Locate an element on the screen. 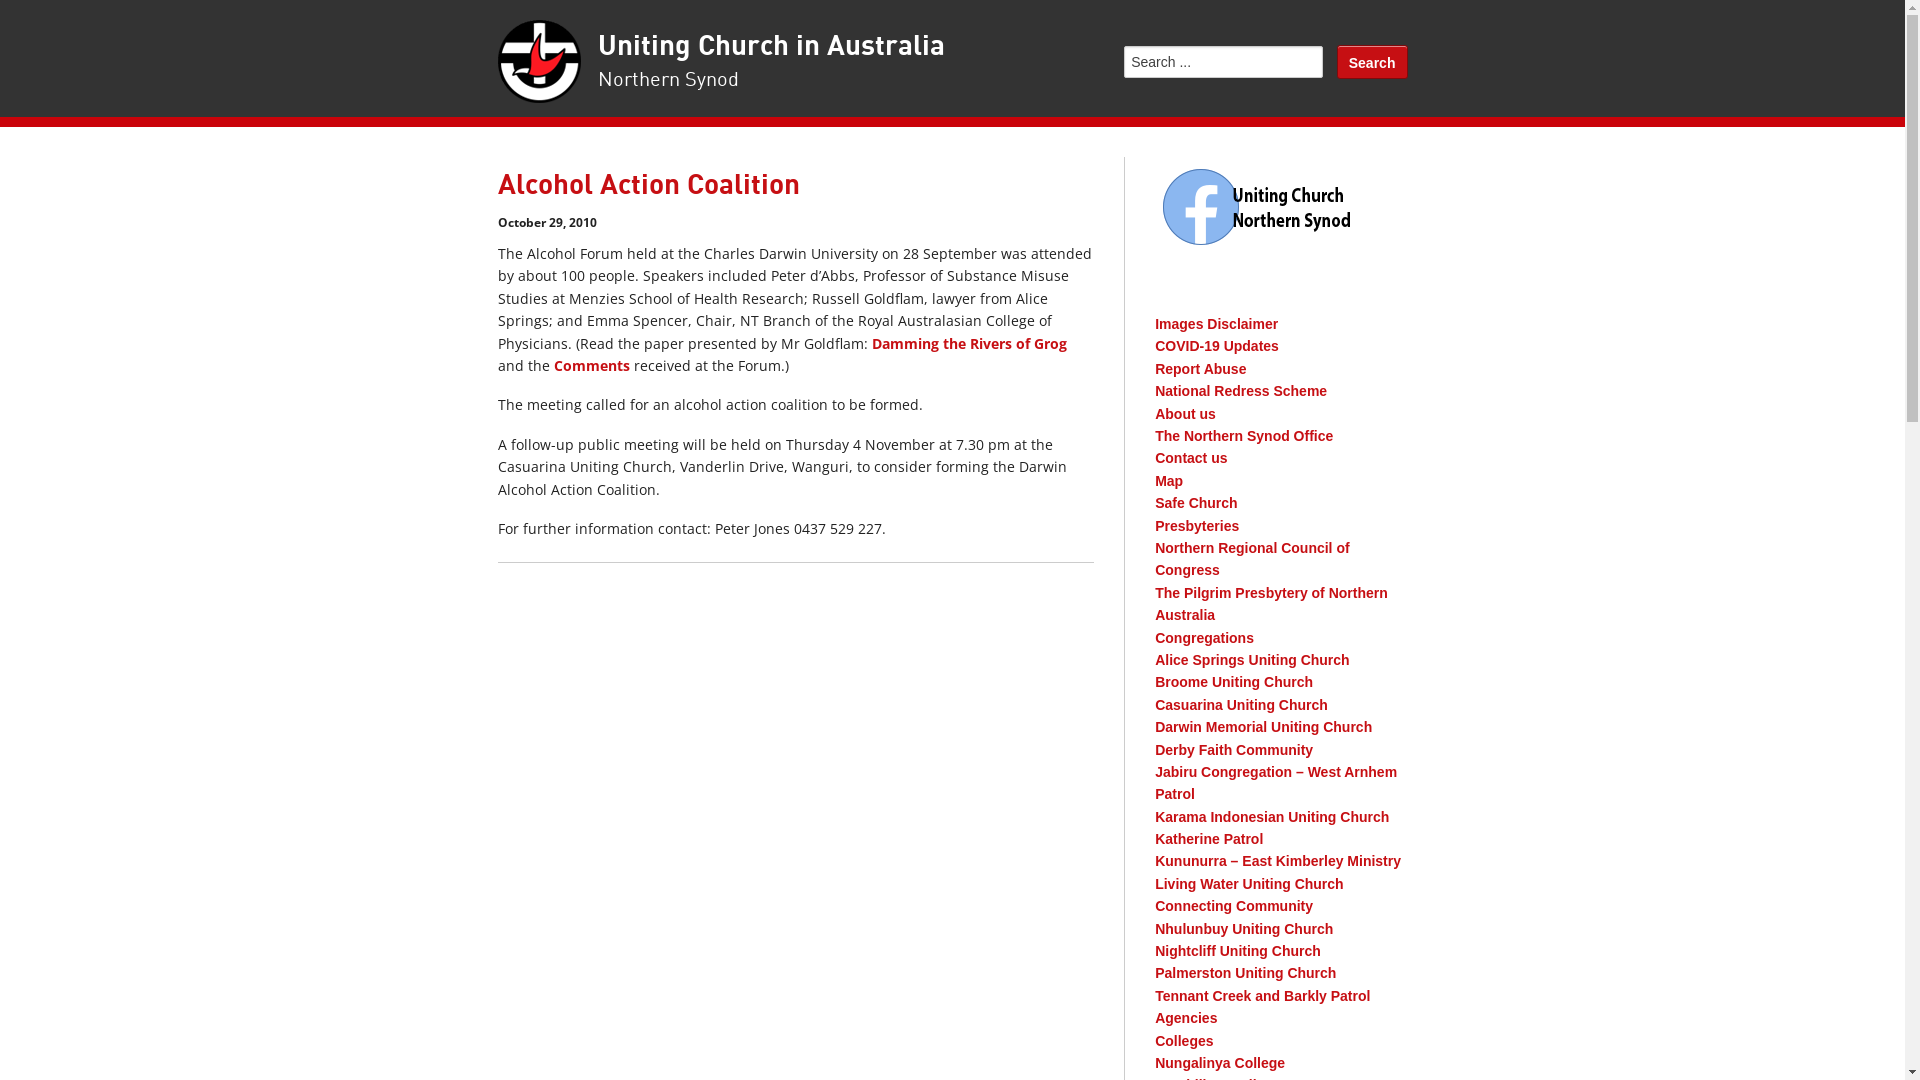  'Search' is located at coordinates (1371, 60).